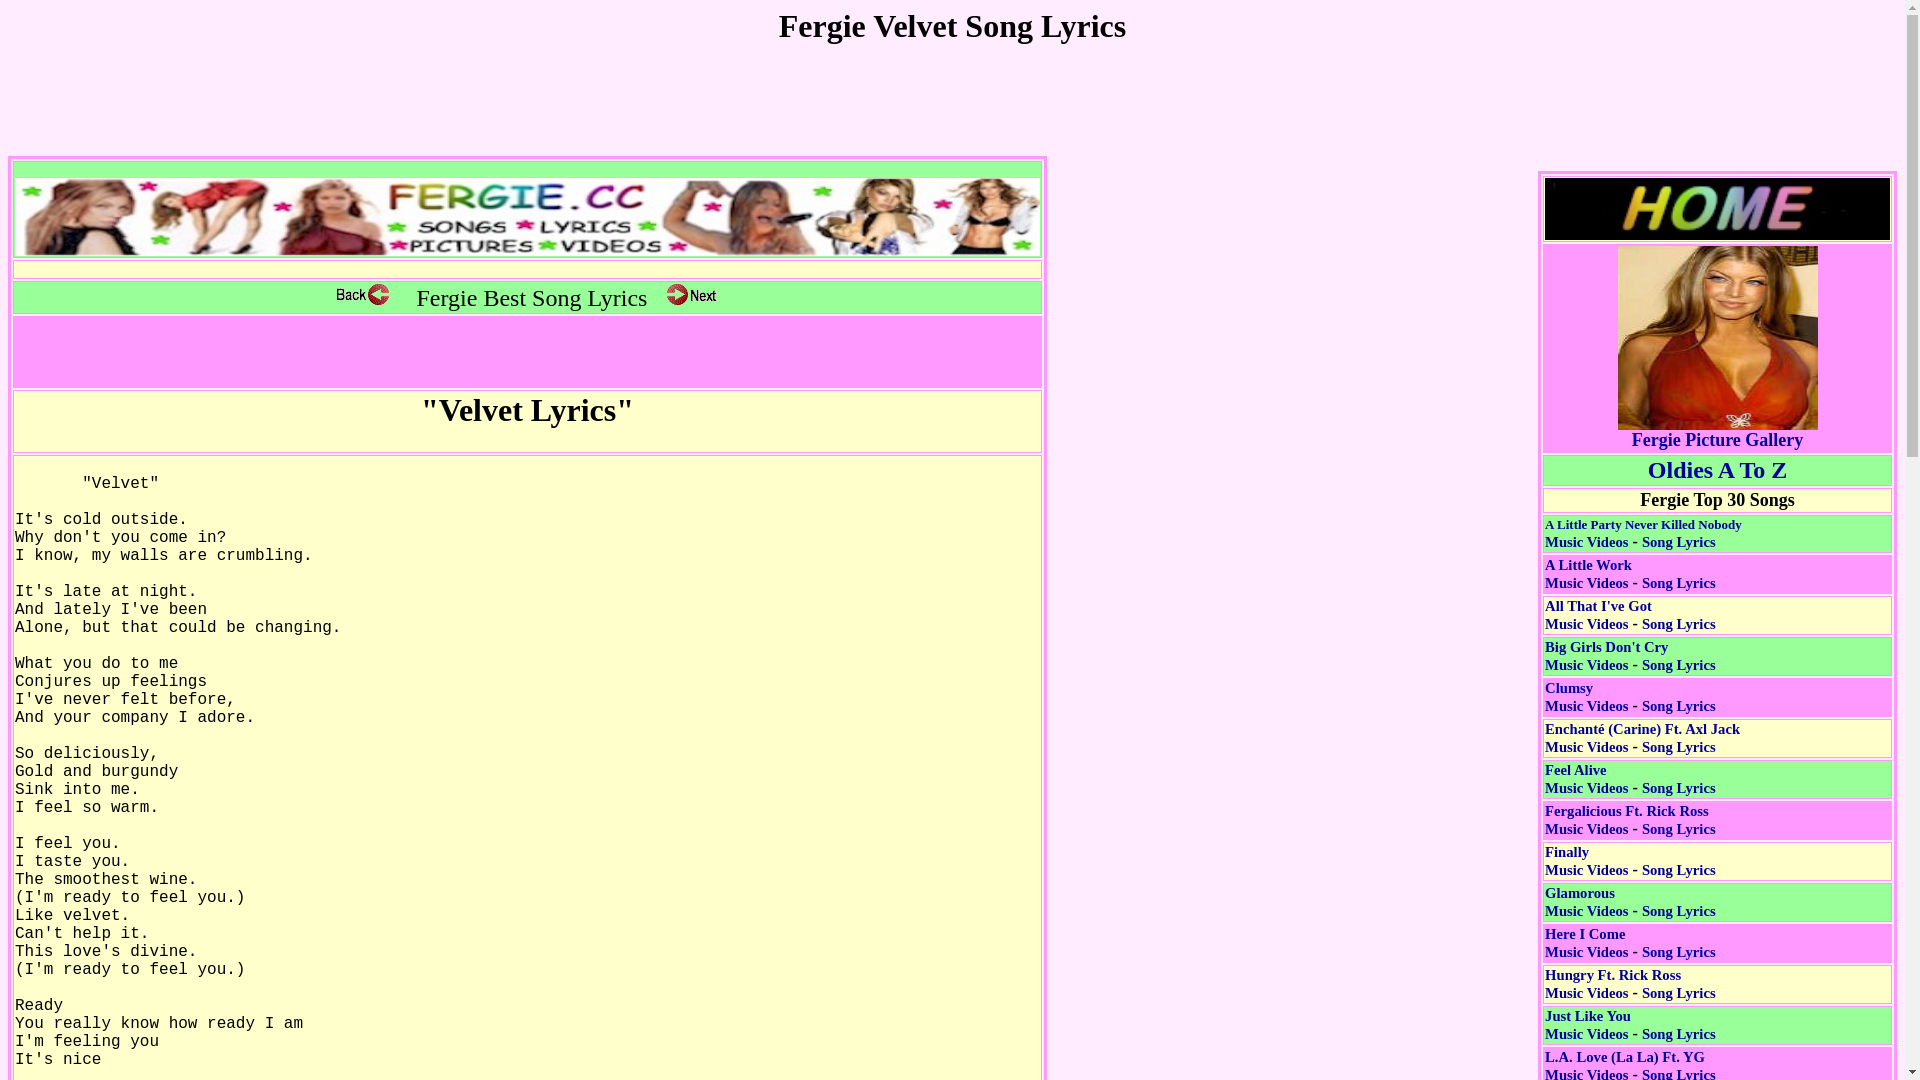 The image size is (1920, 1080). Describe the element at coordinates (1585, 942) in the screenshot. I see `'Here I Come` at that location.